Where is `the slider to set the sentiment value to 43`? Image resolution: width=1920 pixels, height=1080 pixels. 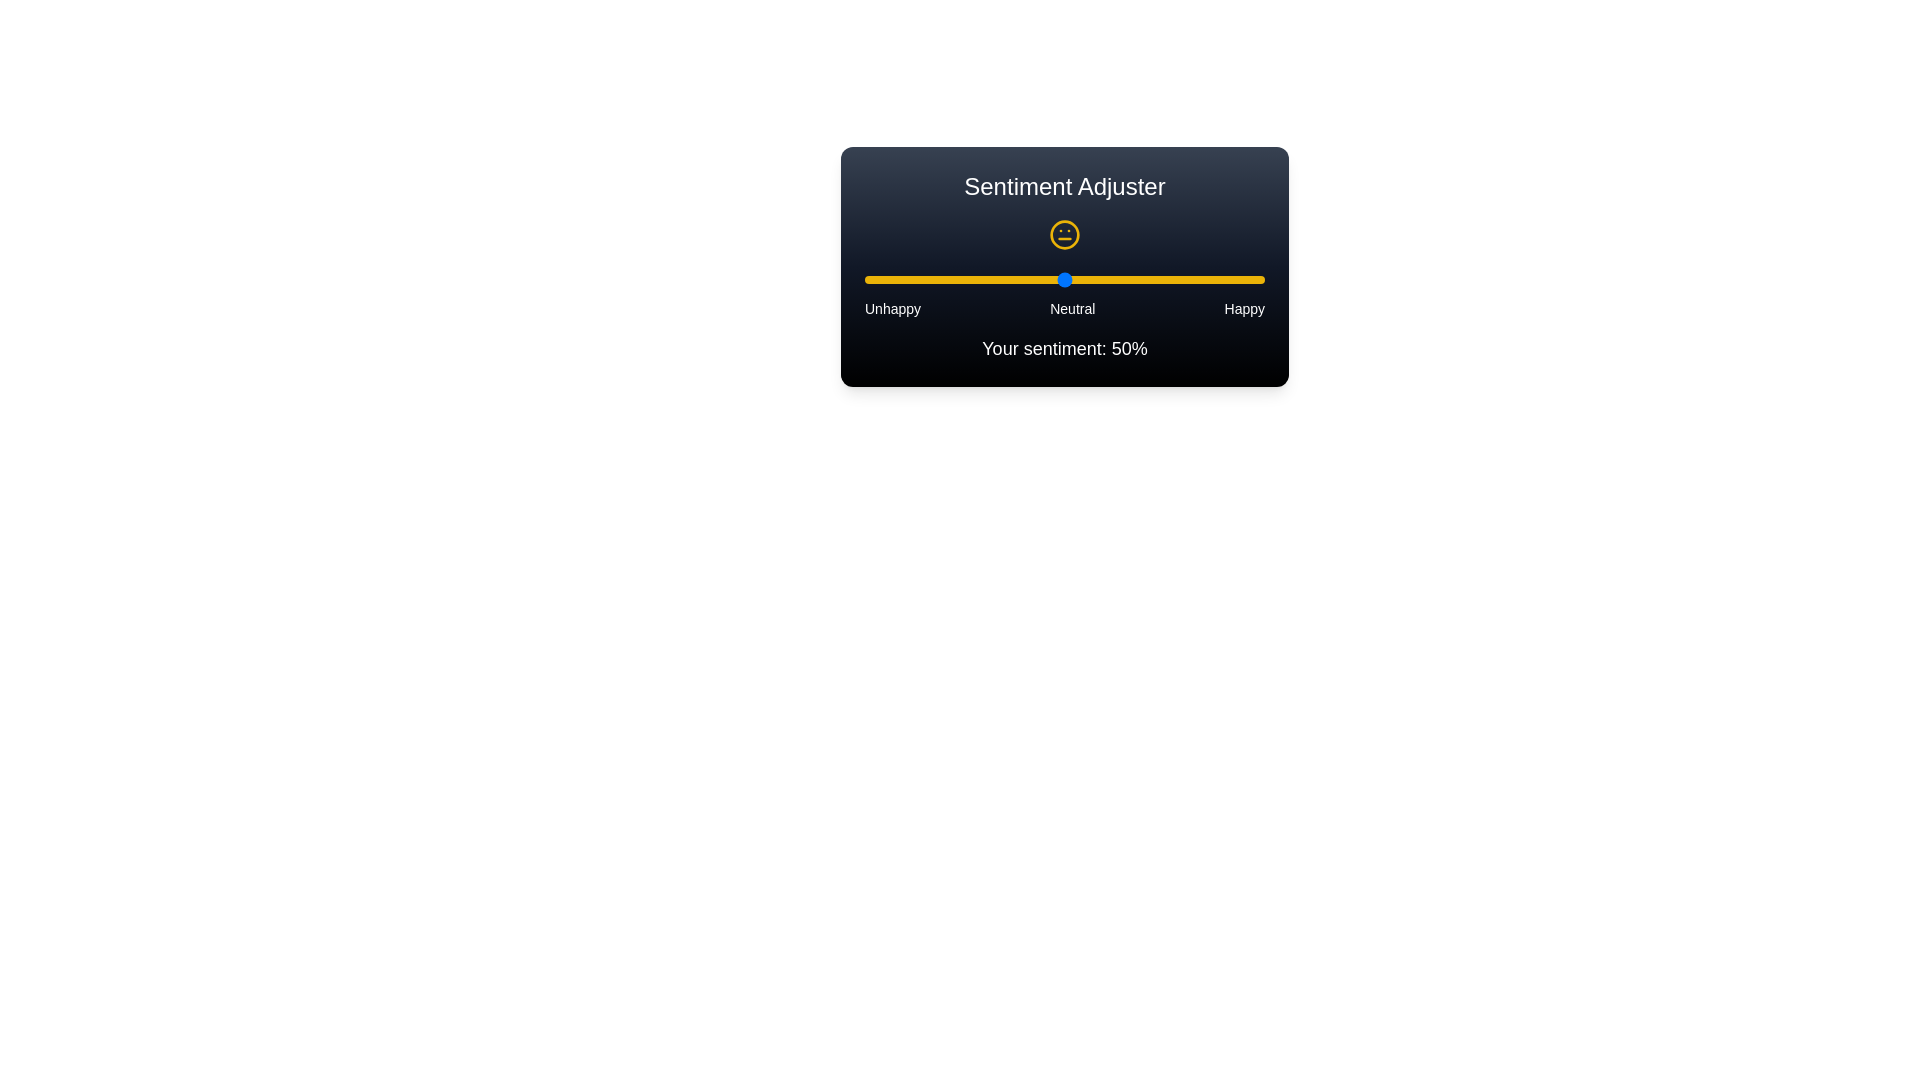
the slider to set the sentiment value to 43 is located at coordinates (1036, 280).